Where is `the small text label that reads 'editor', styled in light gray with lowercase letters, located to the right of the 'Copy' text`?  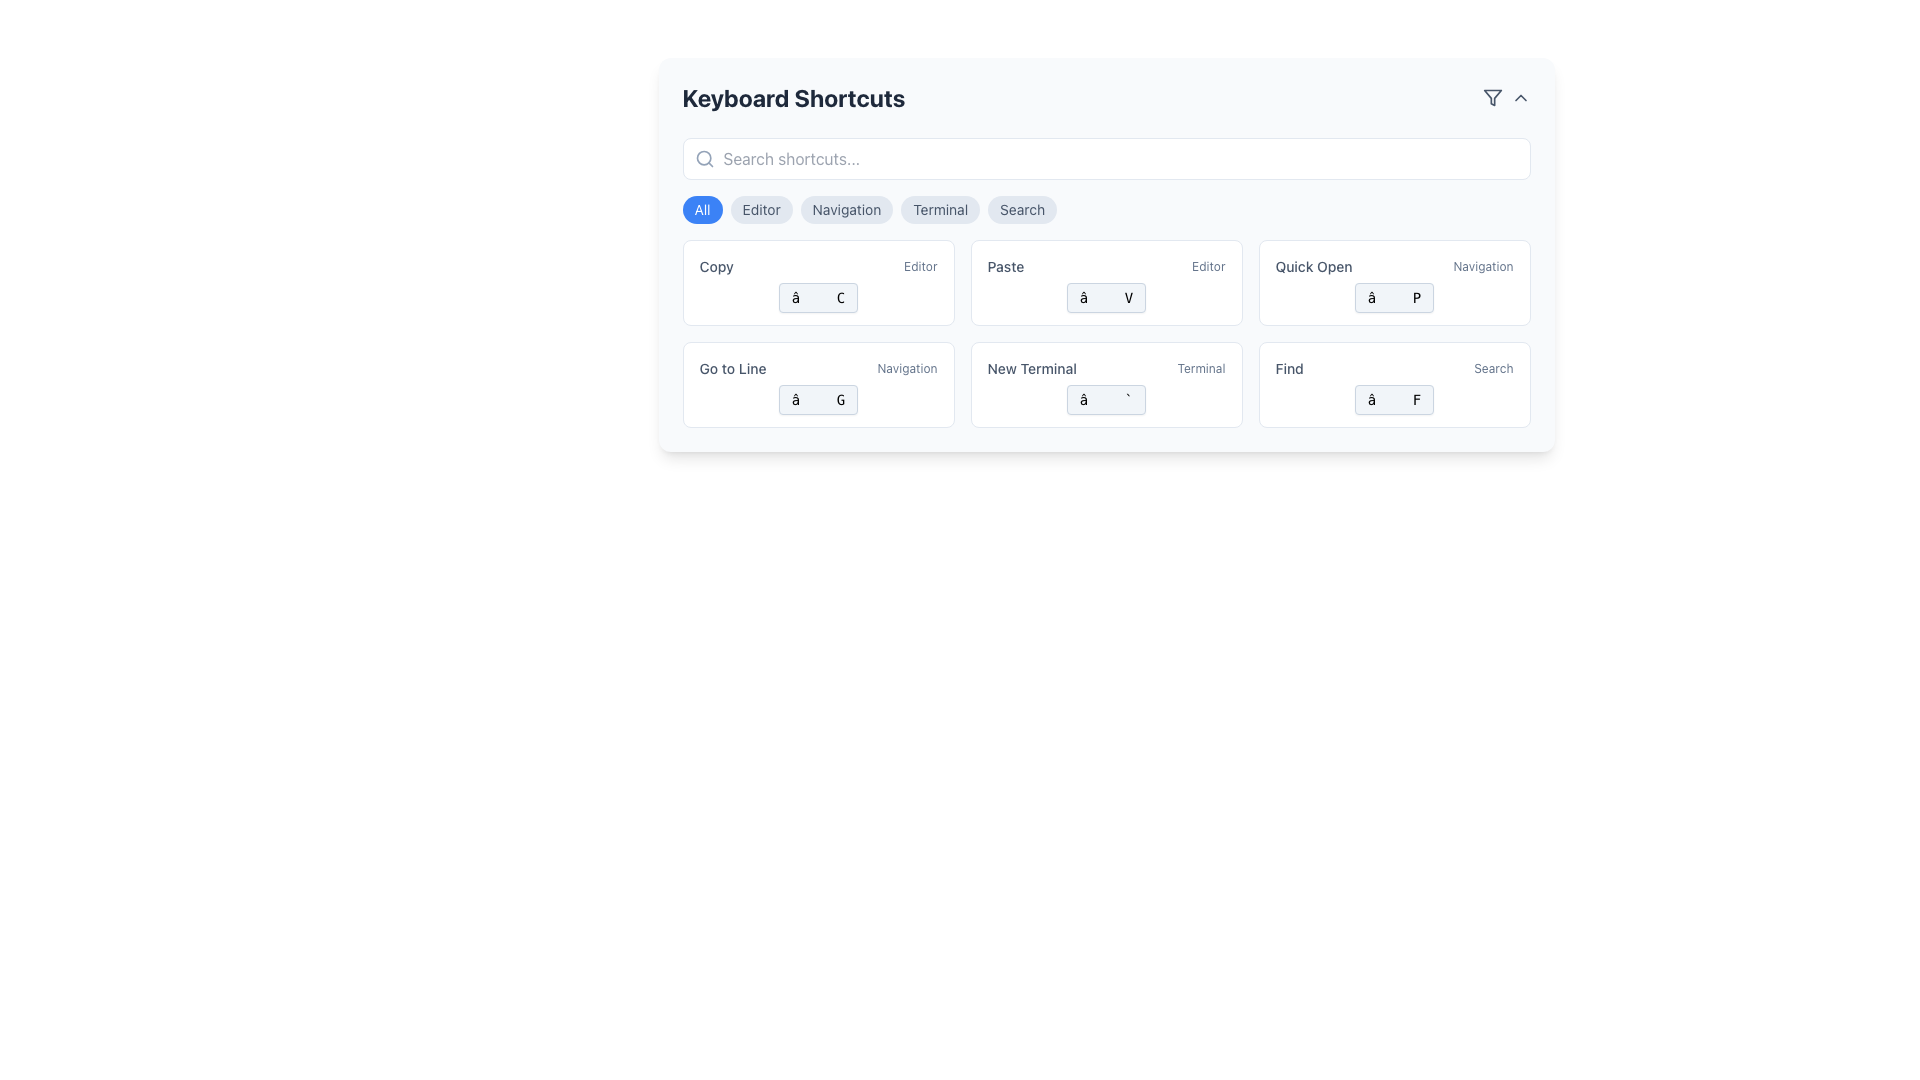 the small text label that reads 'editor', styled in light gray with lowercase letters, located to the right of the 'Copy' text is located at coordinates (919, 265).